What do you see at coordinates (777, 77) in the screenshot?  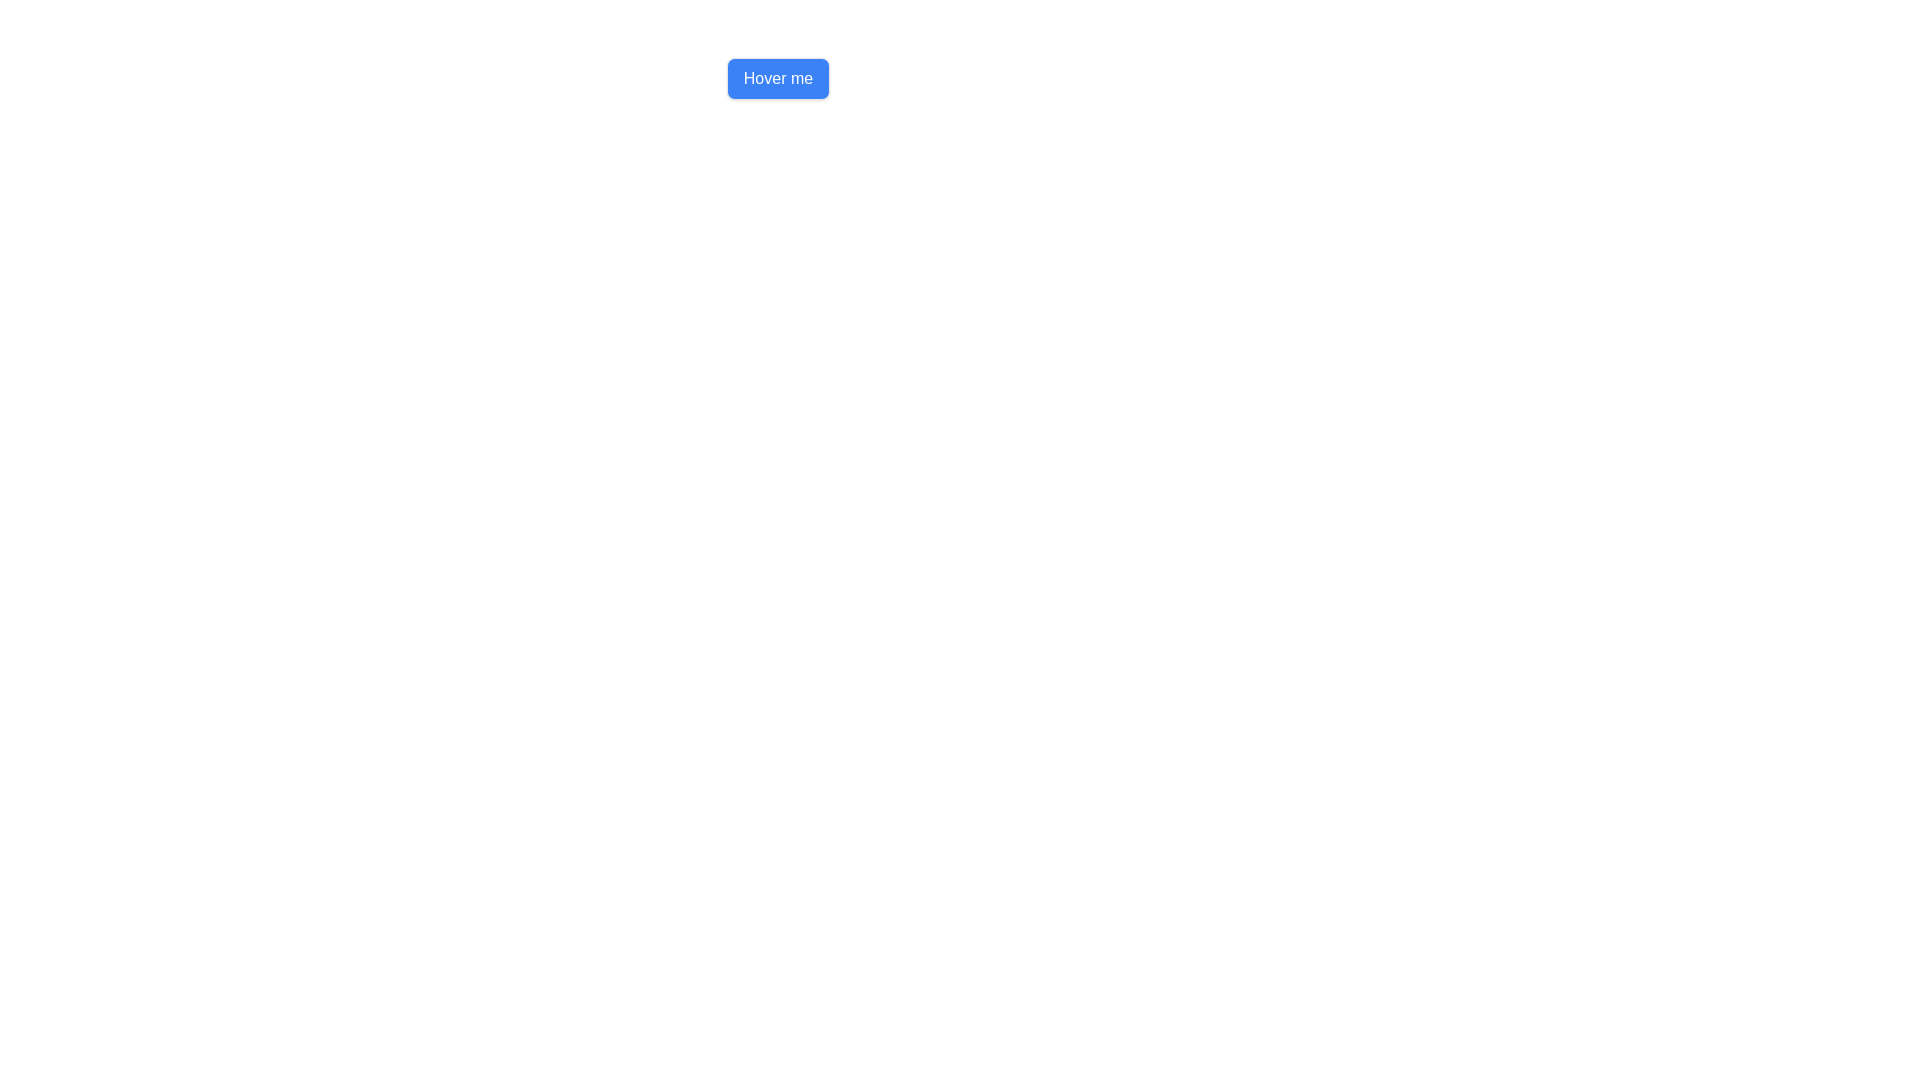 I see `the blue rectangular button labeled 'Hover me' with rounded corners, located near the center-top of the page` at bounding box center [777, 77].